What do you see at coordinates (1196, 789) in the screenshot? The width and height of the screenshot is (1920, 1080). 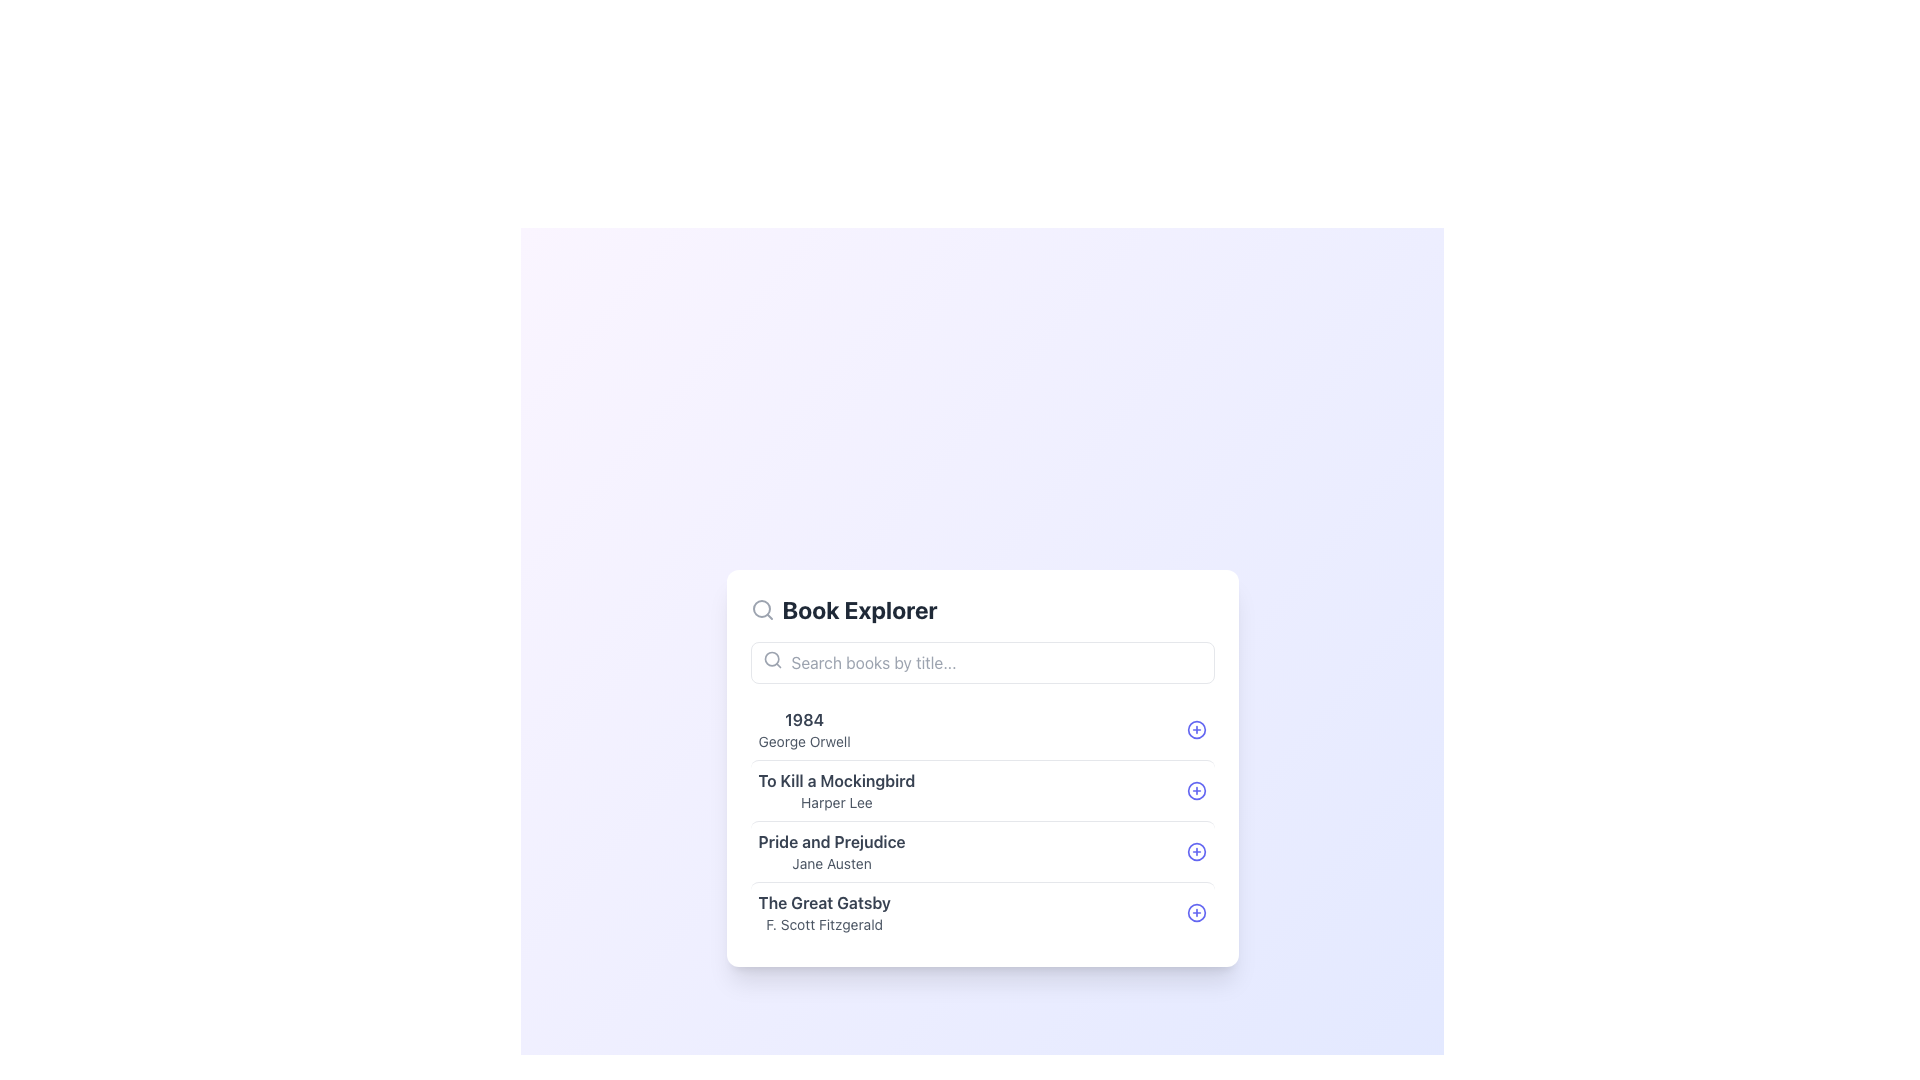 I see `the central circular component of the 'plus' icon located in the row for the book 'To Kill a Mockingbird'` at bounding box center [1196, 789].